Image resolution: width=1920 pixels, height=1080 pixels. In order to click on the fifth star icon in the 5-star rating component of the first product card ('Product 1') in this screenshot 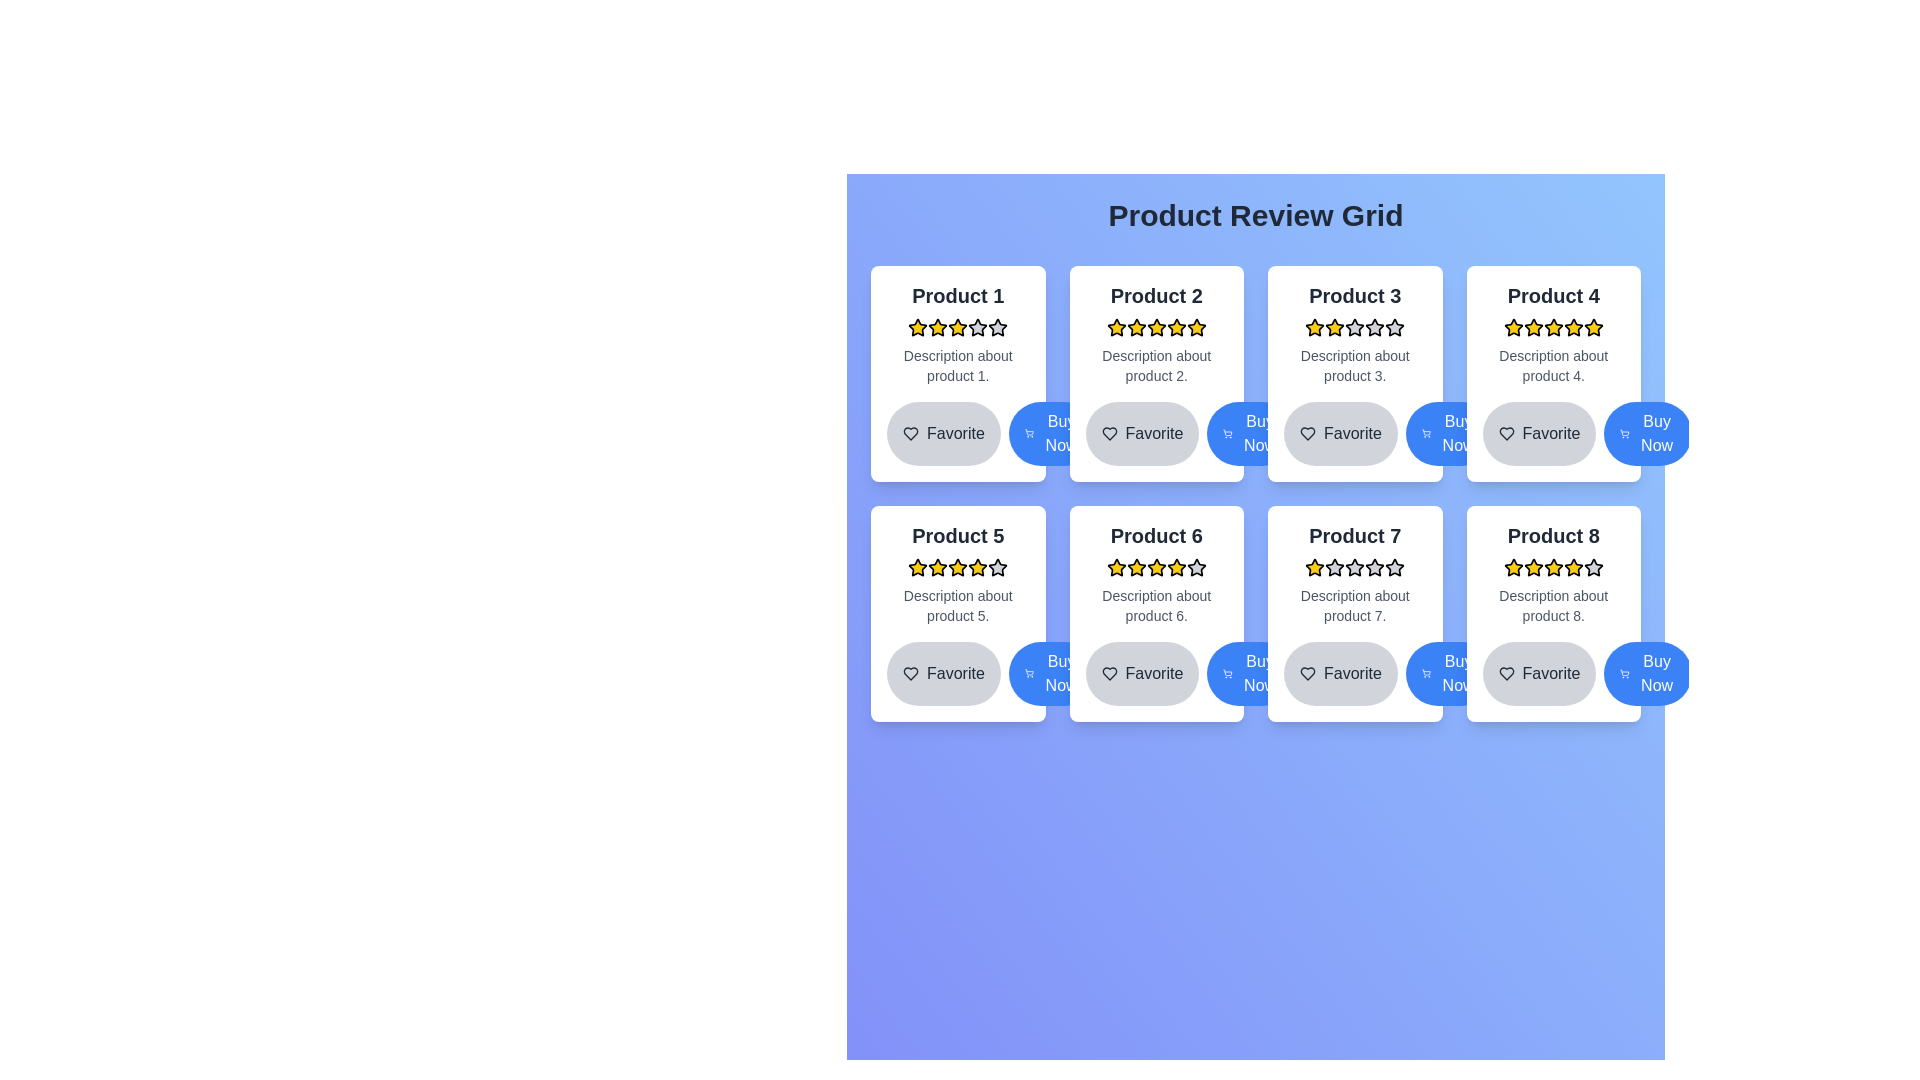, I will do `click(978, 326)`.